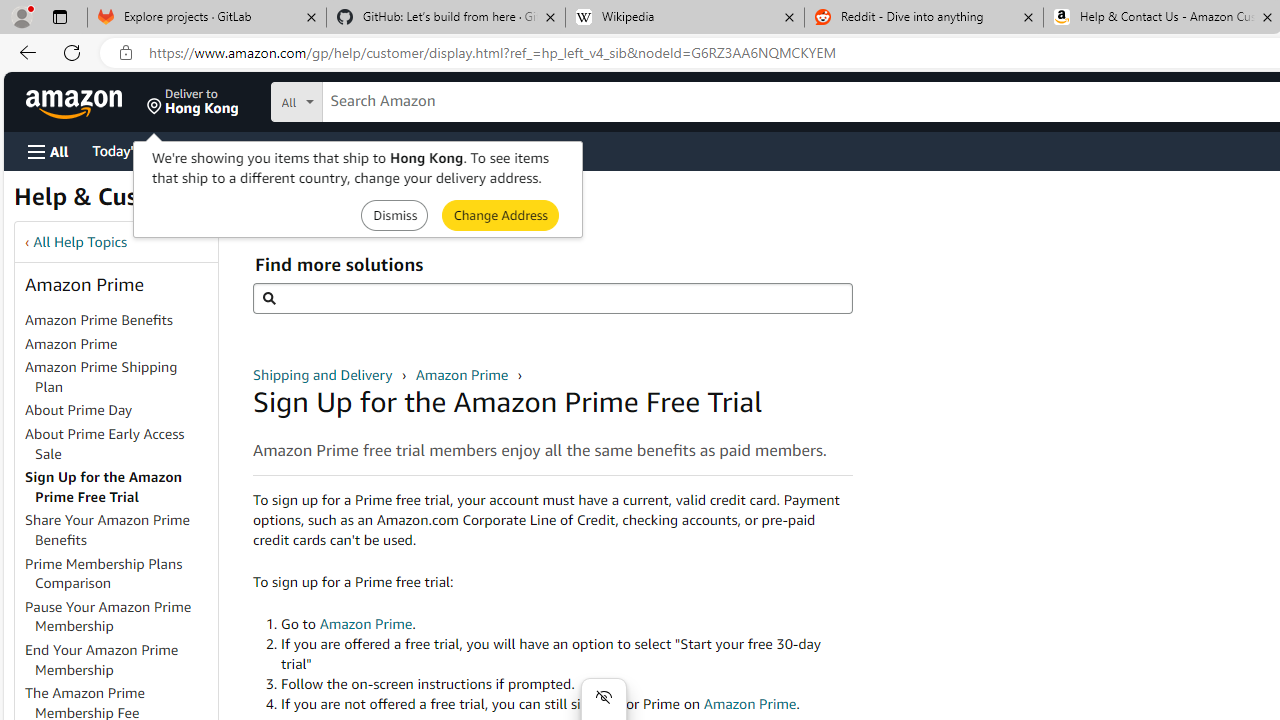 Image resolution: width=1280 pixels, height=720 pixels. I want to click on 'Sign Up for the Amazon Prime Free Trial', so click(119, 488).